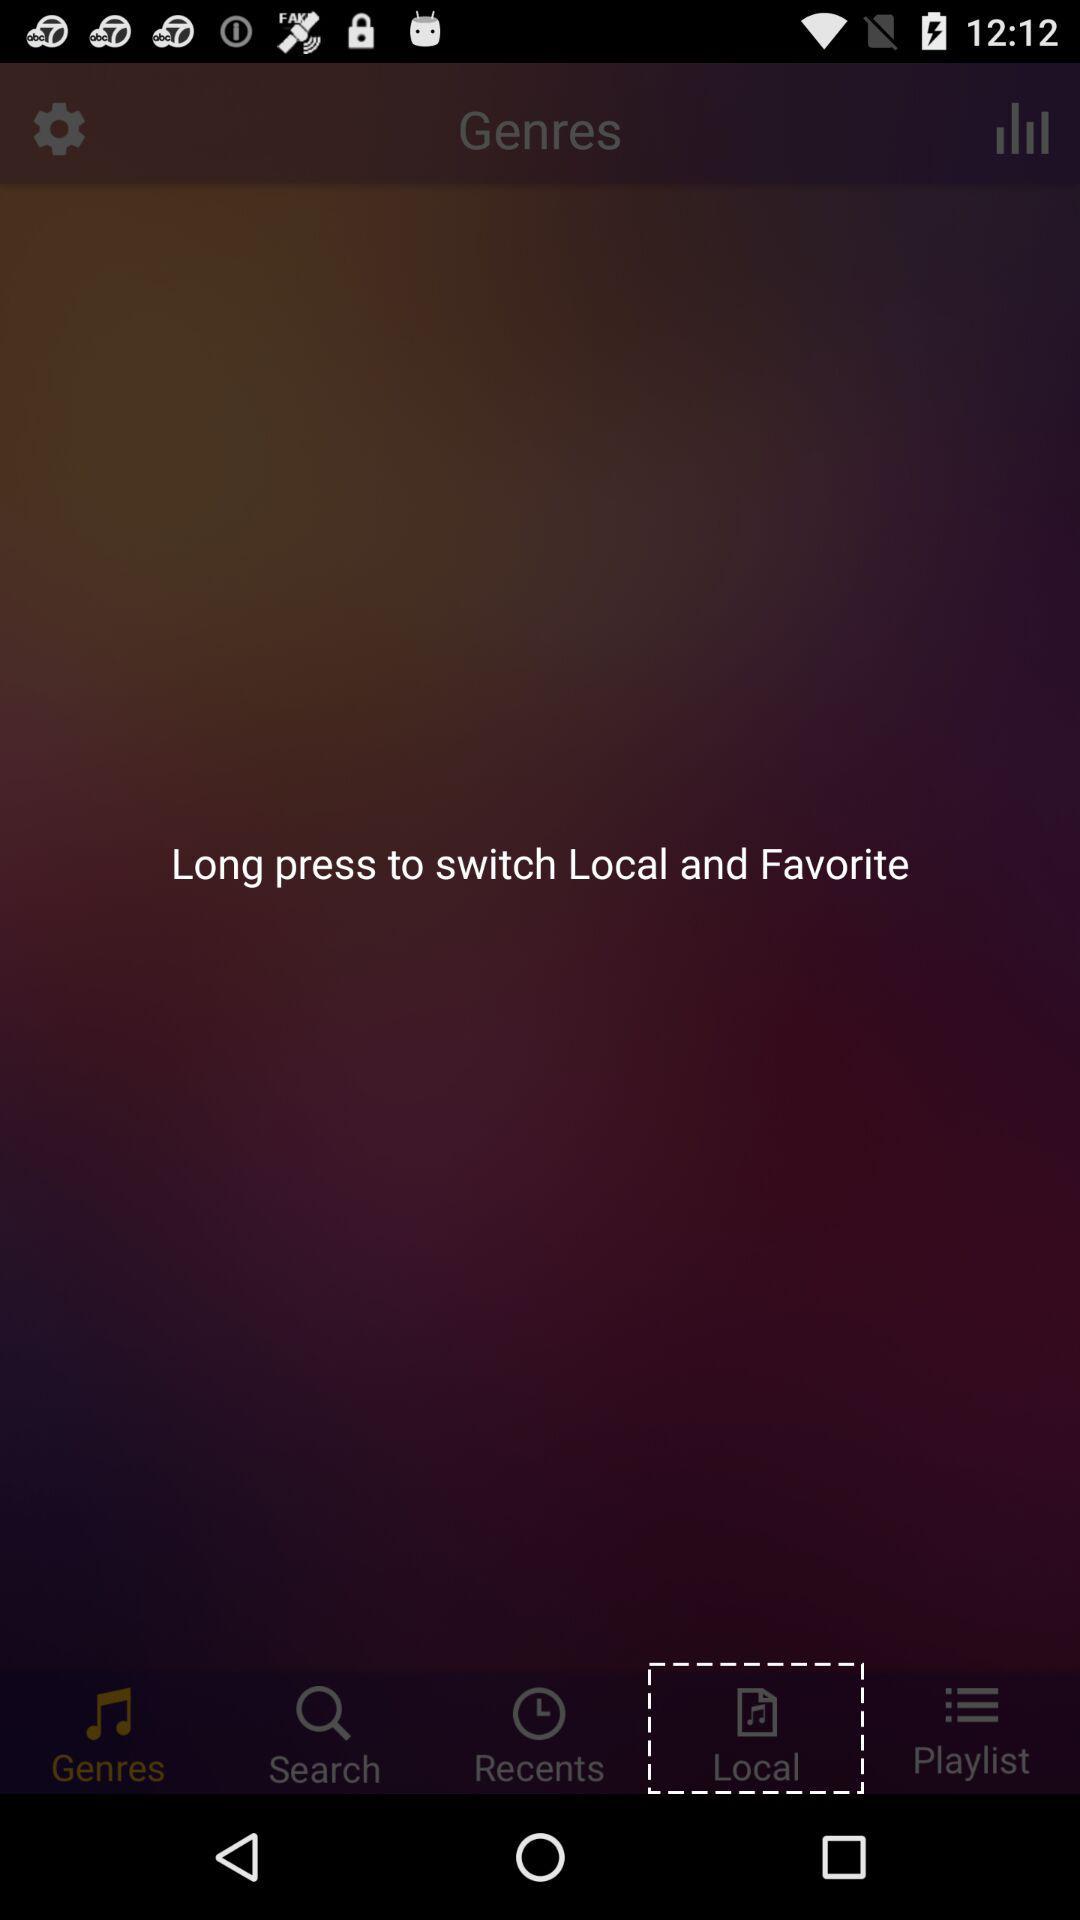 The height and width of the screenshot is (1920, 1080). Describe the element at coordinates (1022, 127) in the screenshot. I see `the item to the right of the genres item` at that location.